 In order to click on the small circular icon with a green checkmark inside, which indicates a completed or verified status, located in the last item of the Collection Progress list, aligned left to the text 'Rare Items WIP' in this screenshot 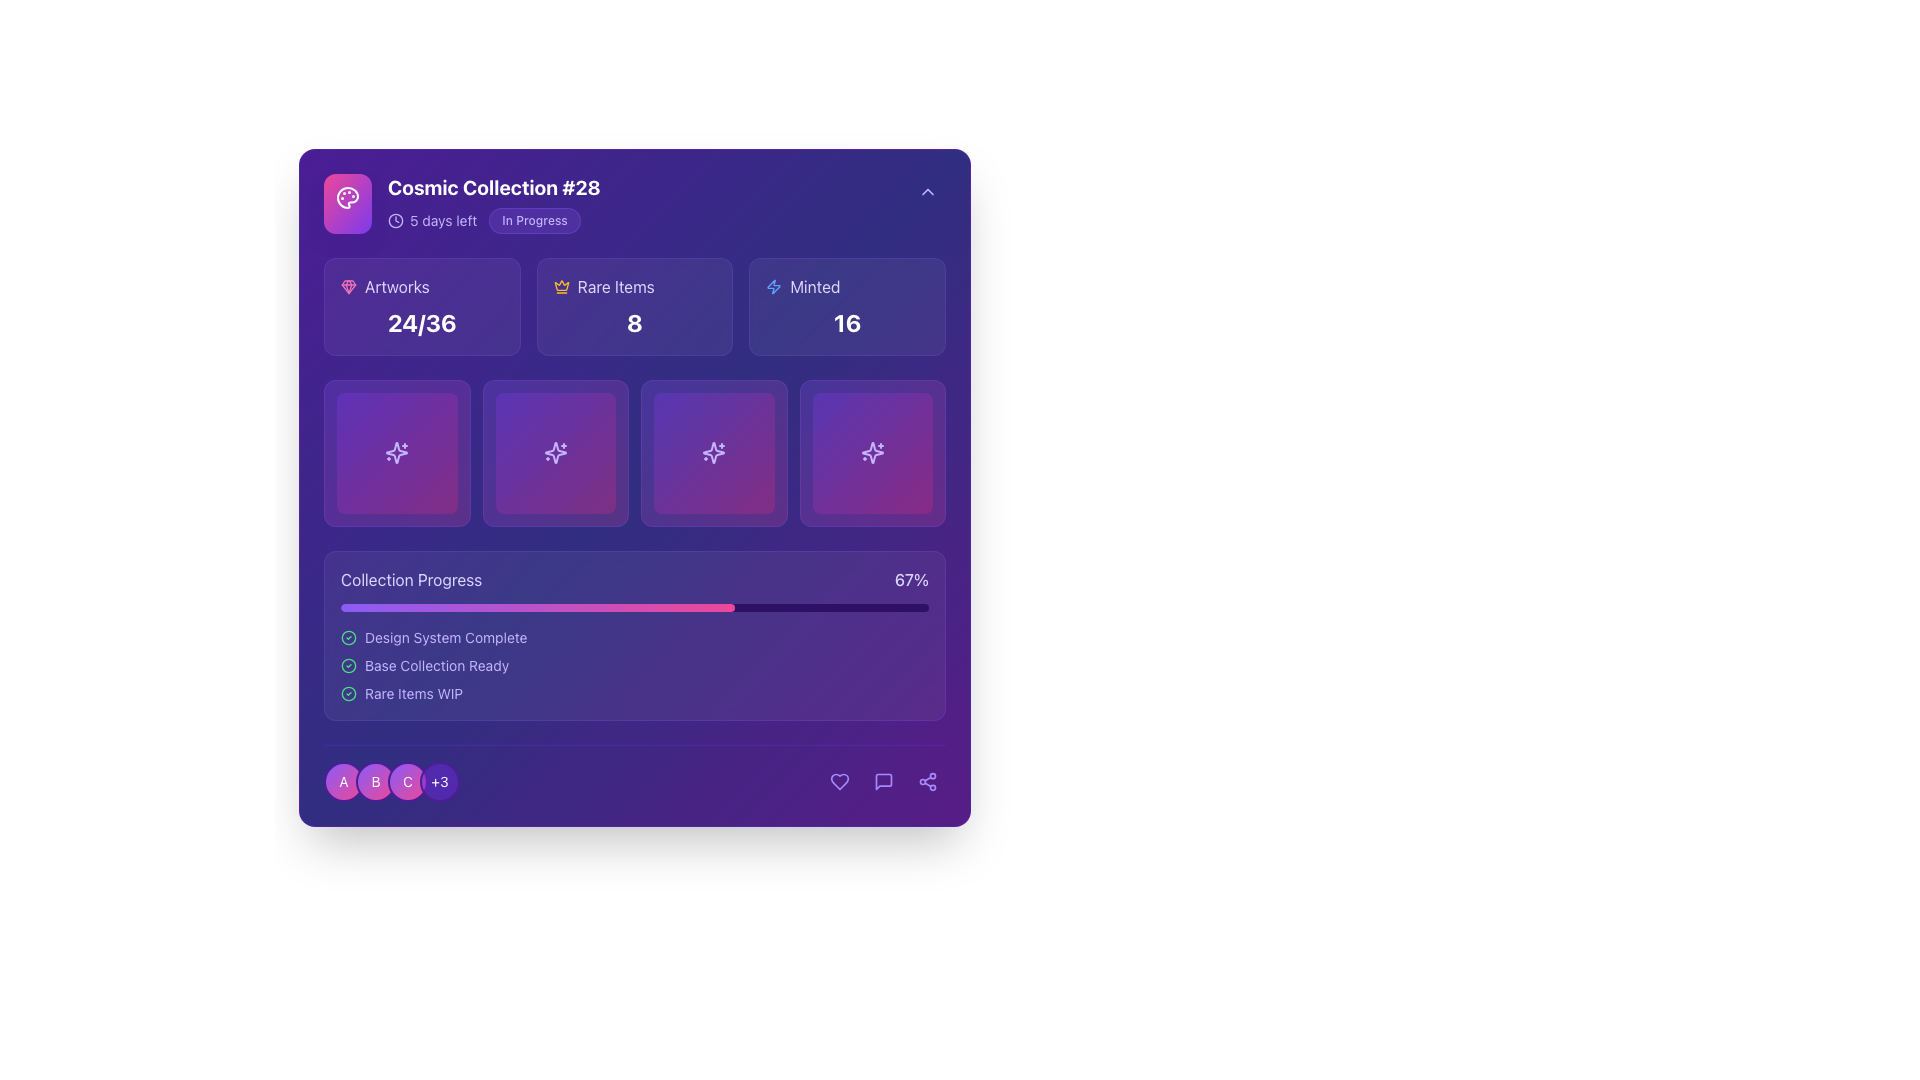, I will do `click(349, 692)`.